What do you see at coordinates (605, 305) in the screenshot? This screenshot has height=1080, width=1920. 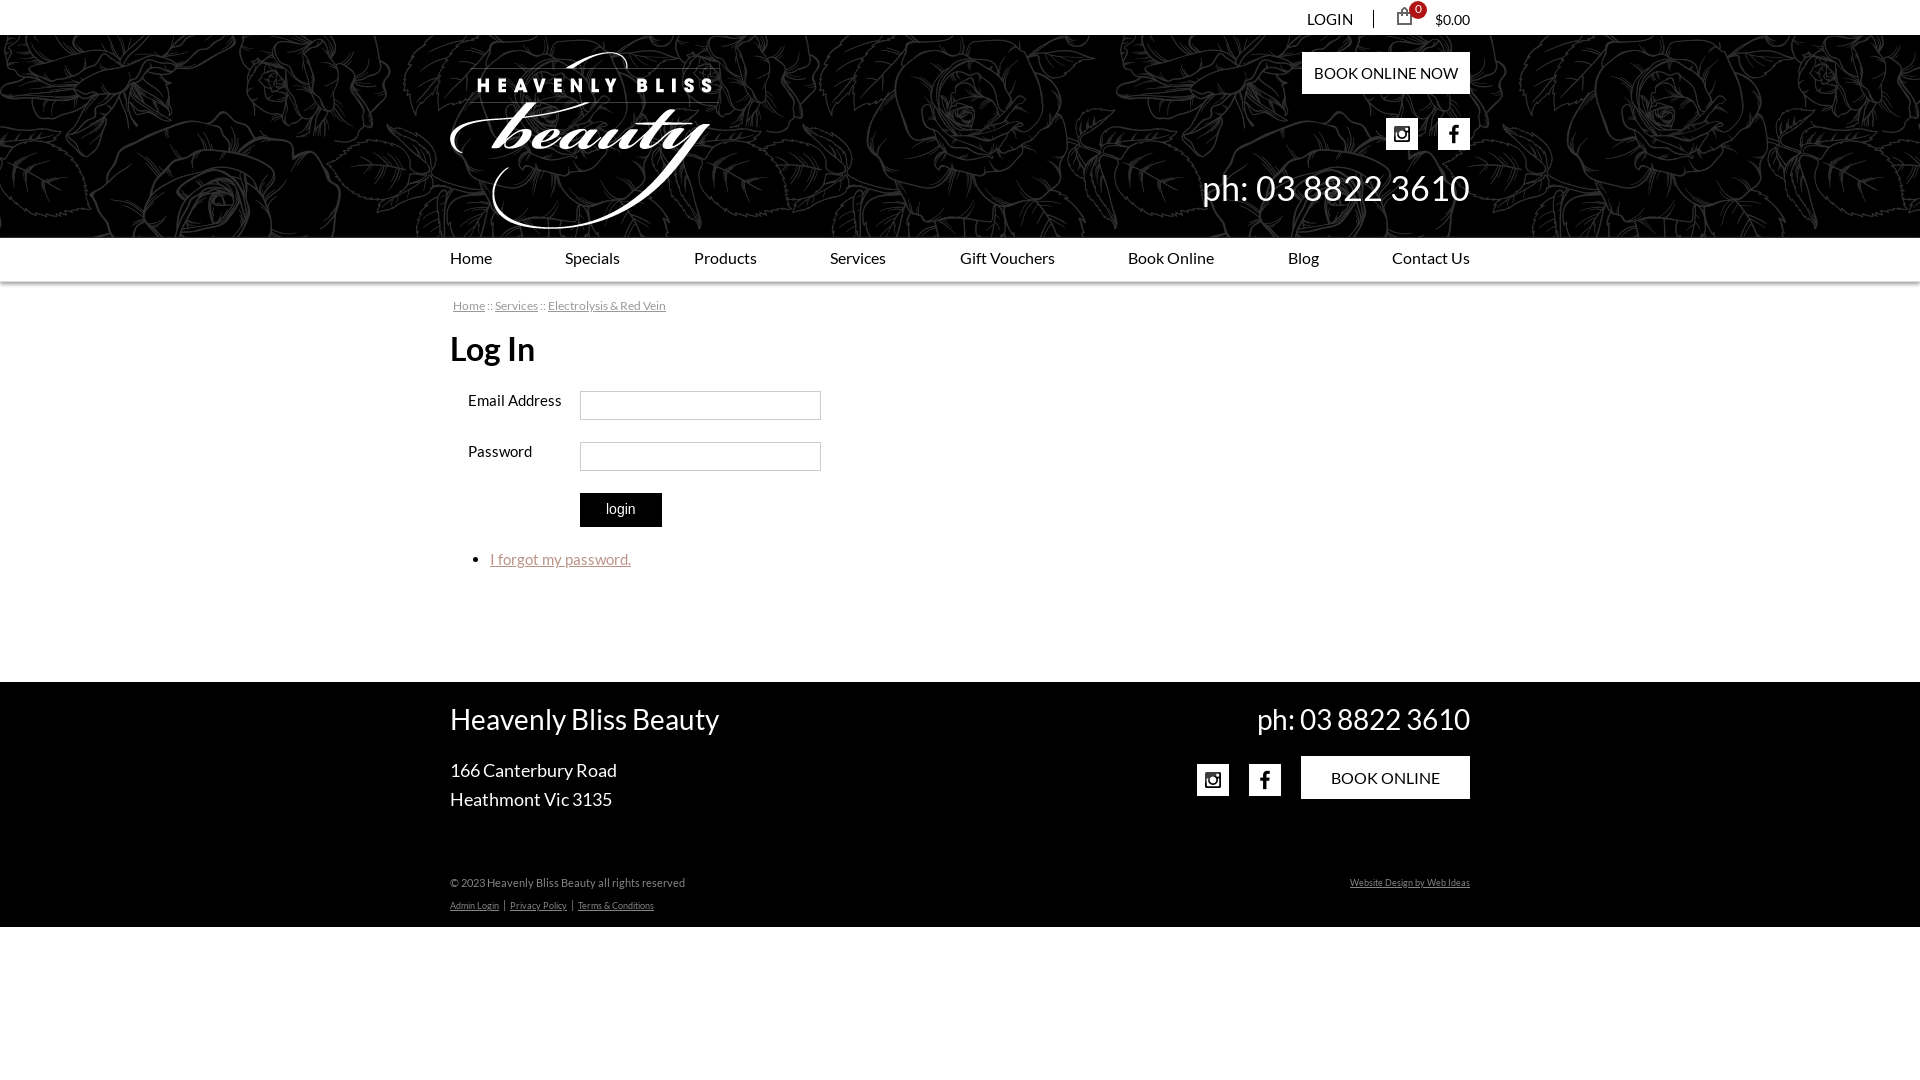 I see `'Electrolysis & Red Vein'` at bounding box center [605, 305].